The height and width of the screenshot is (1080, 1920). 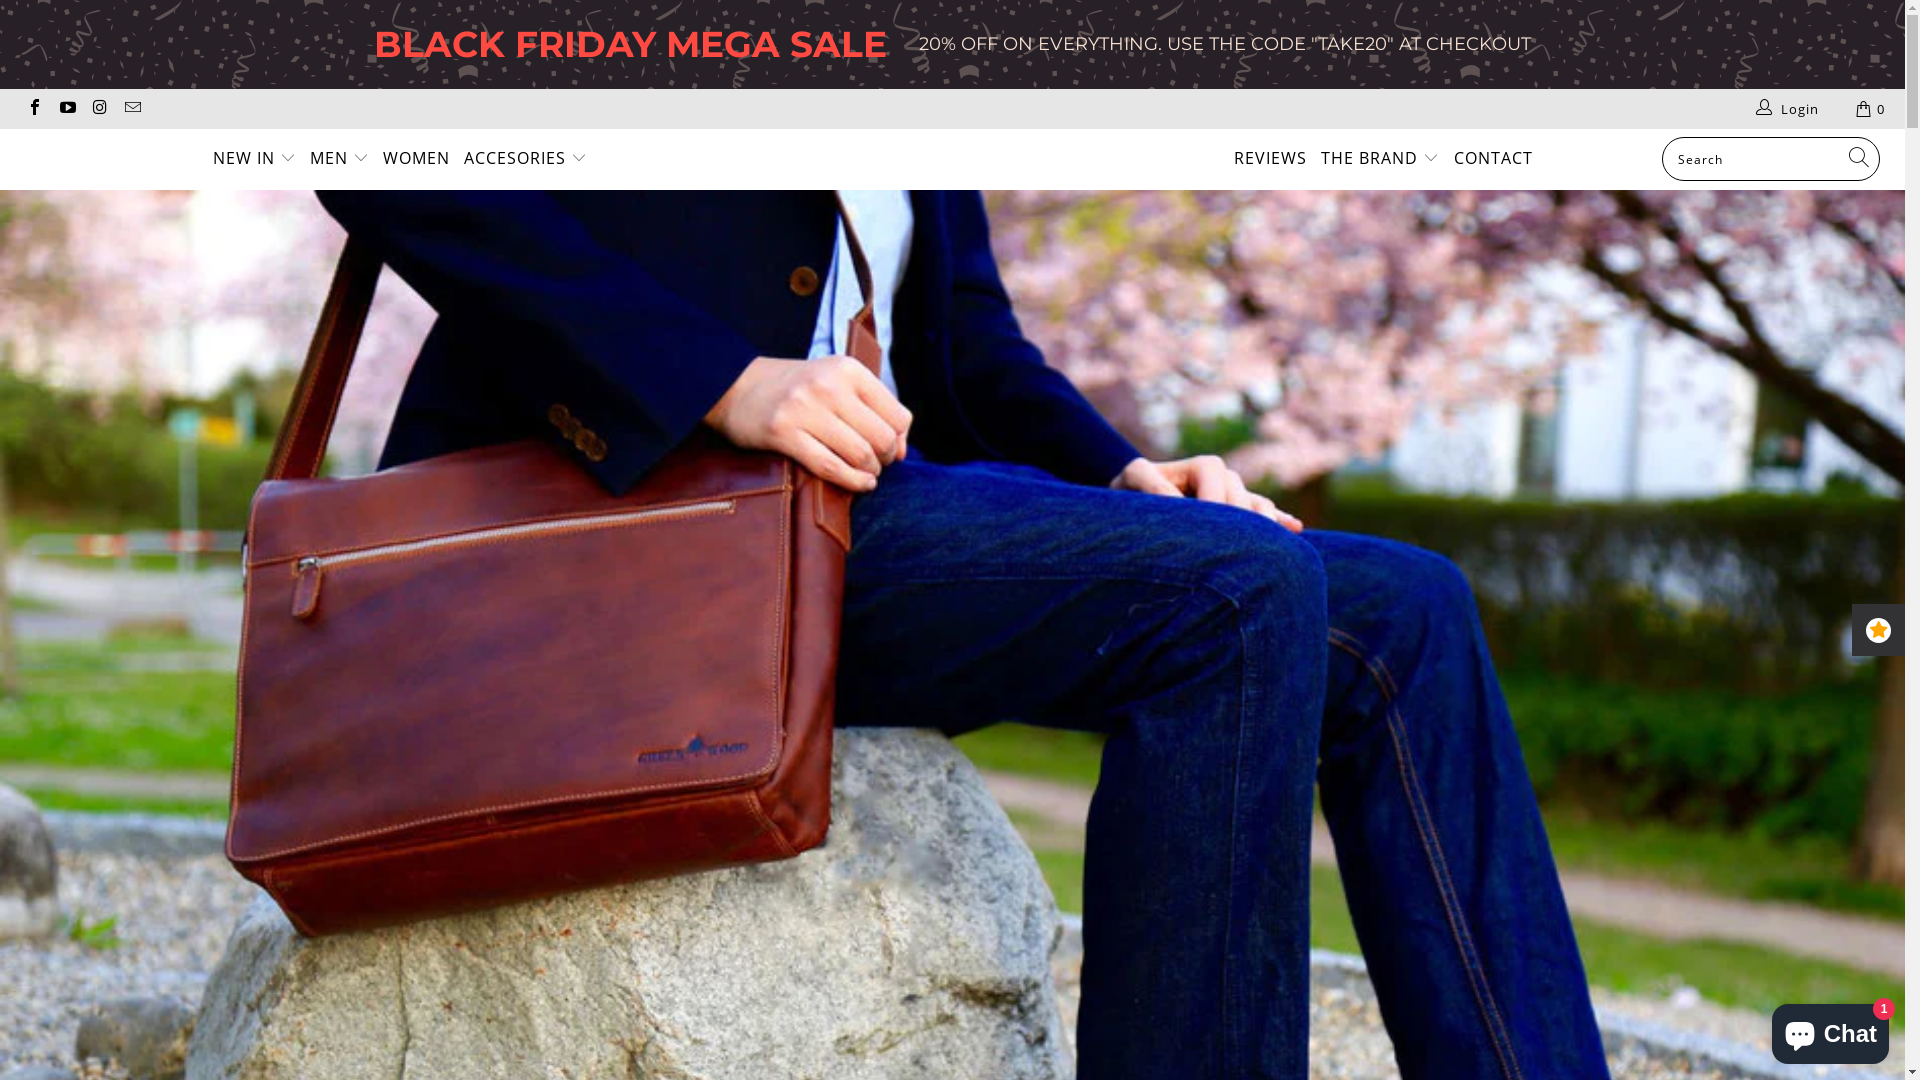 I want to click on 'Login', so click(x=1787, y=108).